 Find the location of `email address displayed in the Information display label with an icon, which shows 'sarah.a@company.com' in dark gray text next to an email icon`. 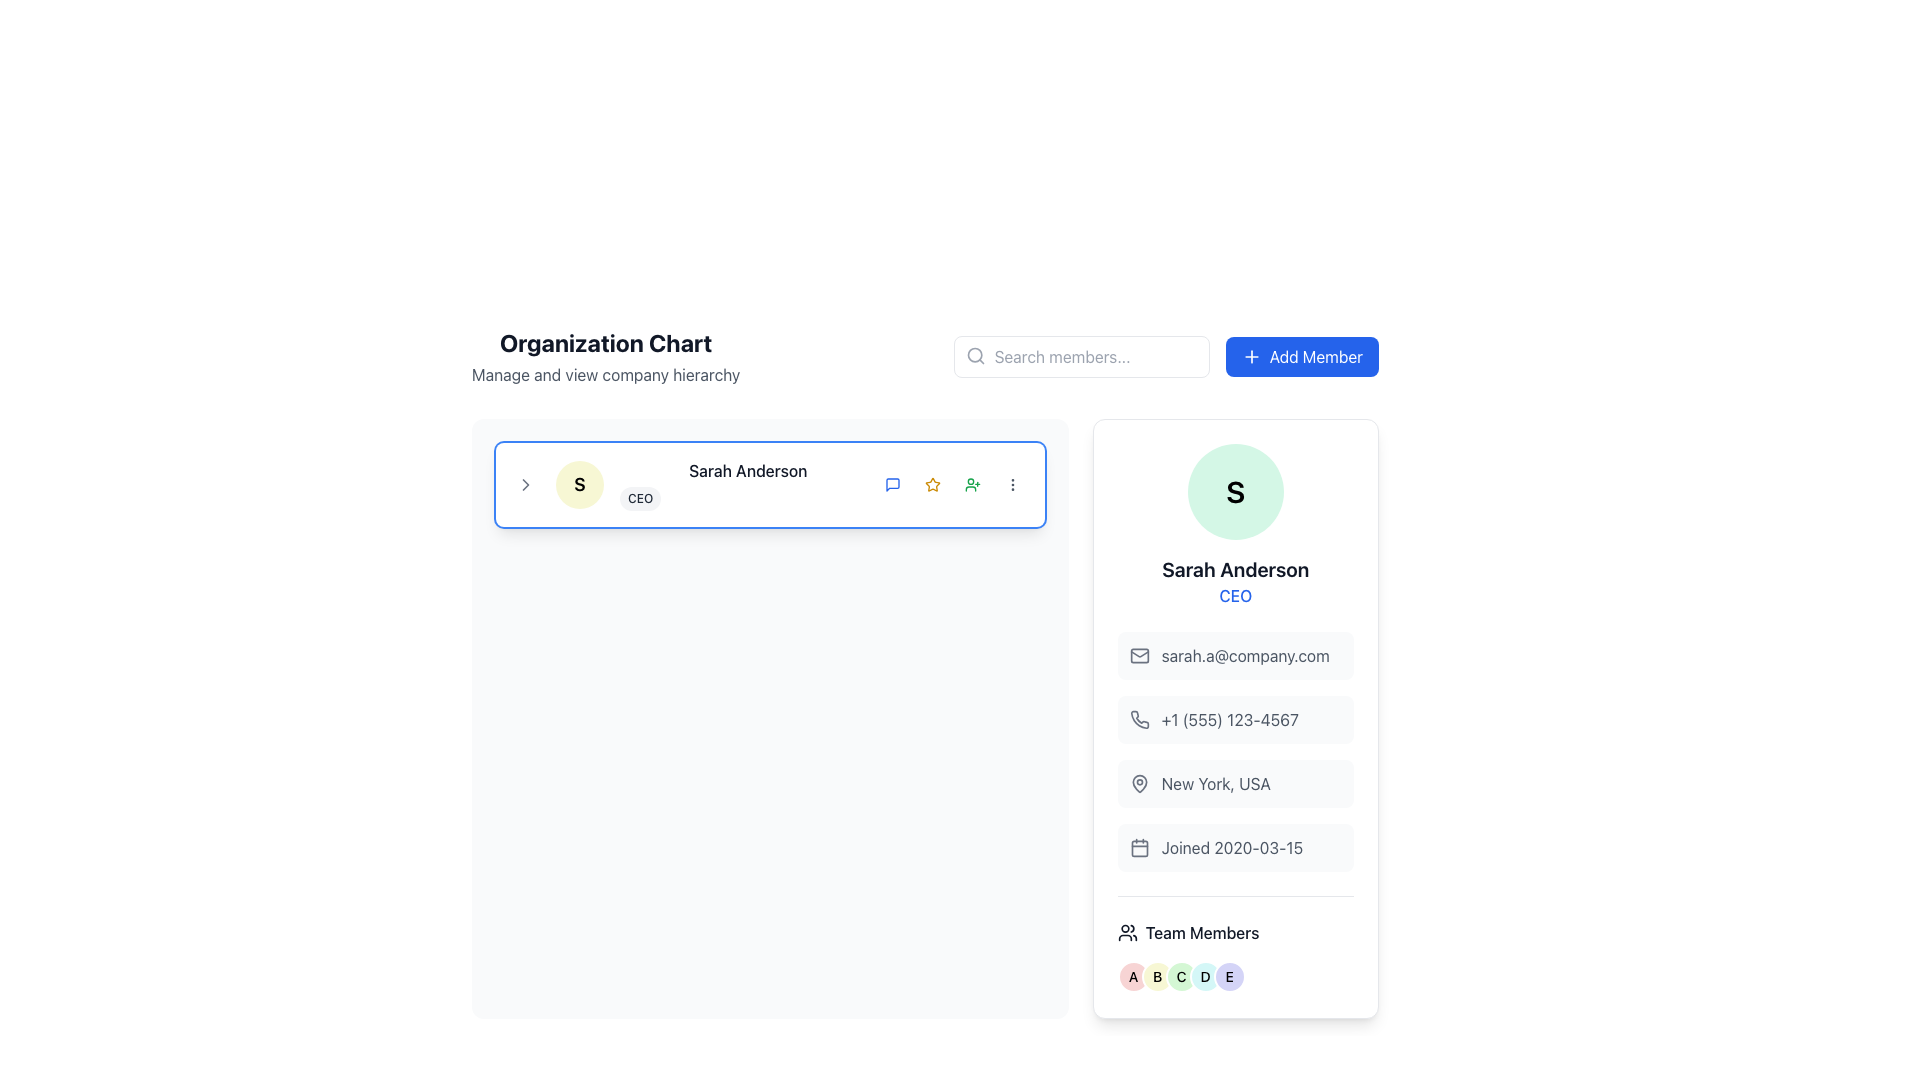

email address displayed in the Information display label with an icon, which shows 'sarah.a@company.com' in dark gray text next to an email icon is located at coordinates (1234, 655).